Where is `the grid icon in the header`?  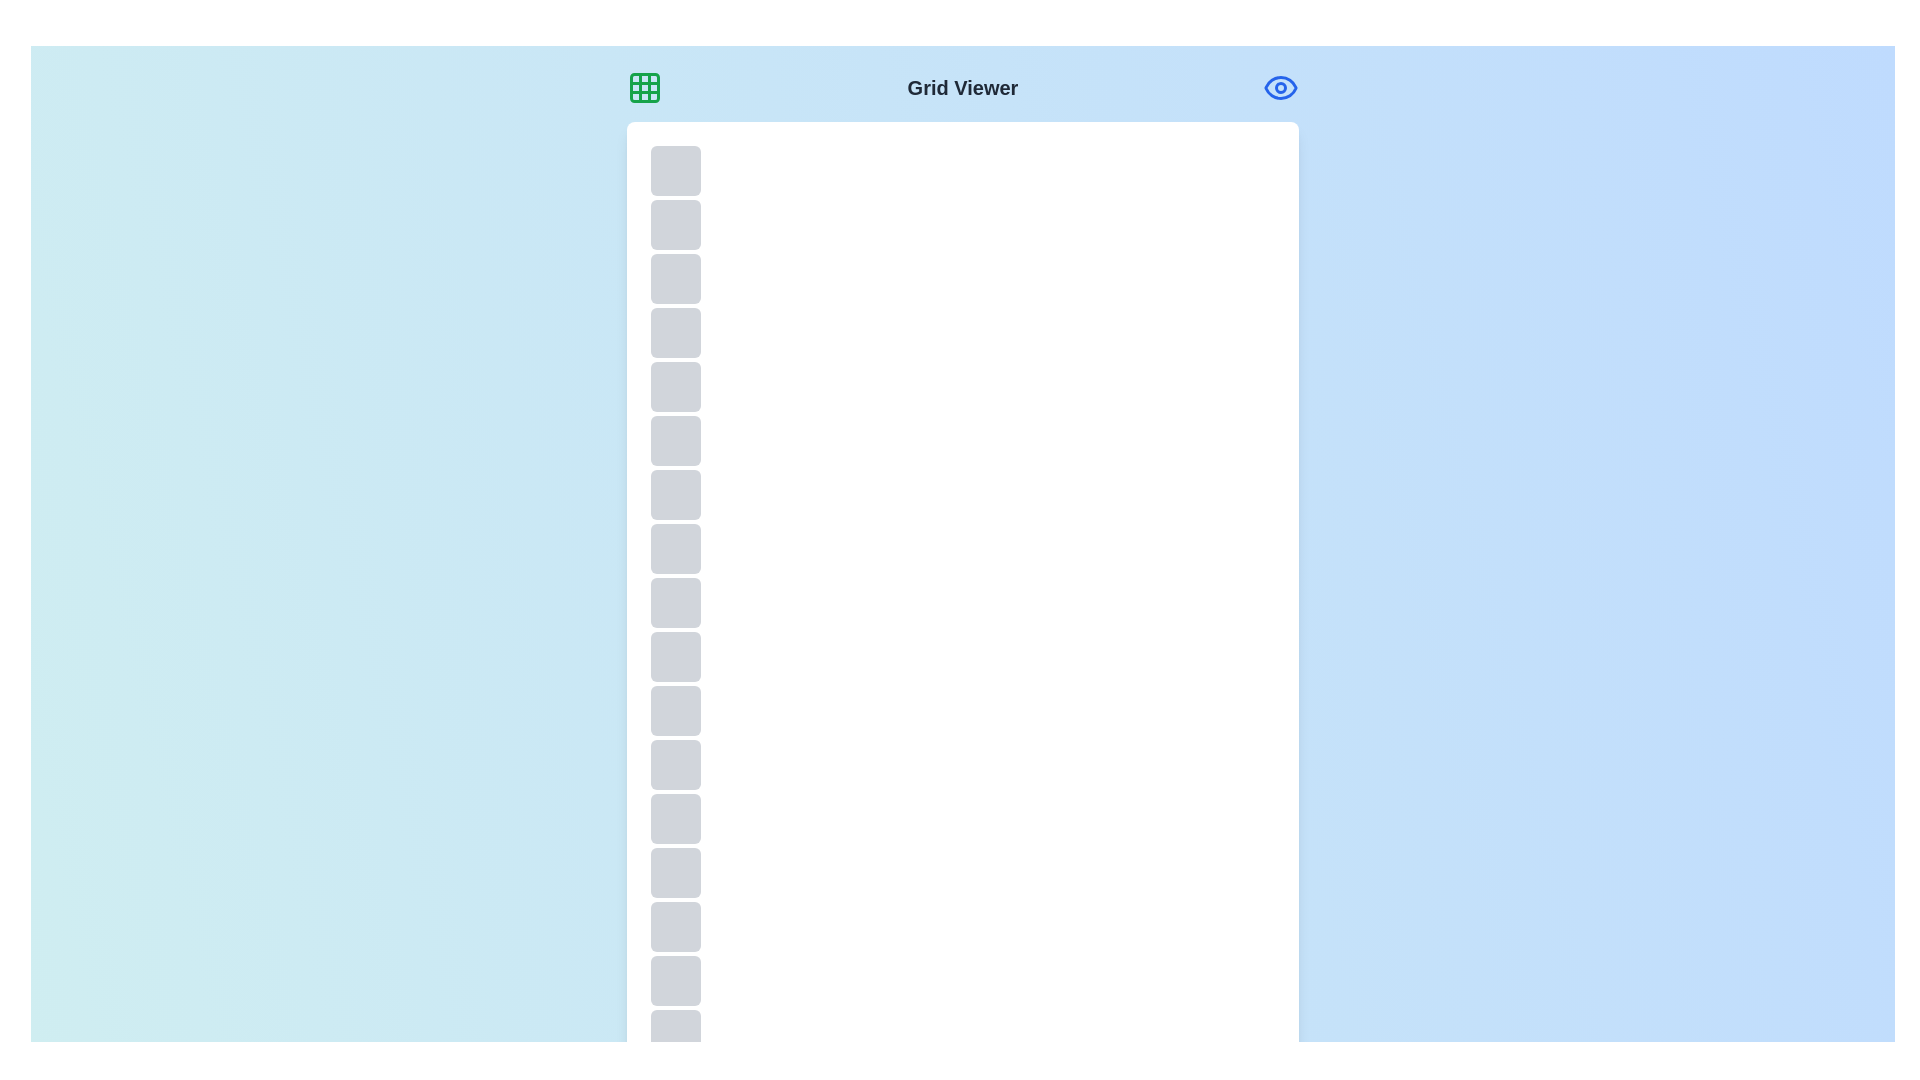 the grid icon in the header is located at coordinates (644, 87).